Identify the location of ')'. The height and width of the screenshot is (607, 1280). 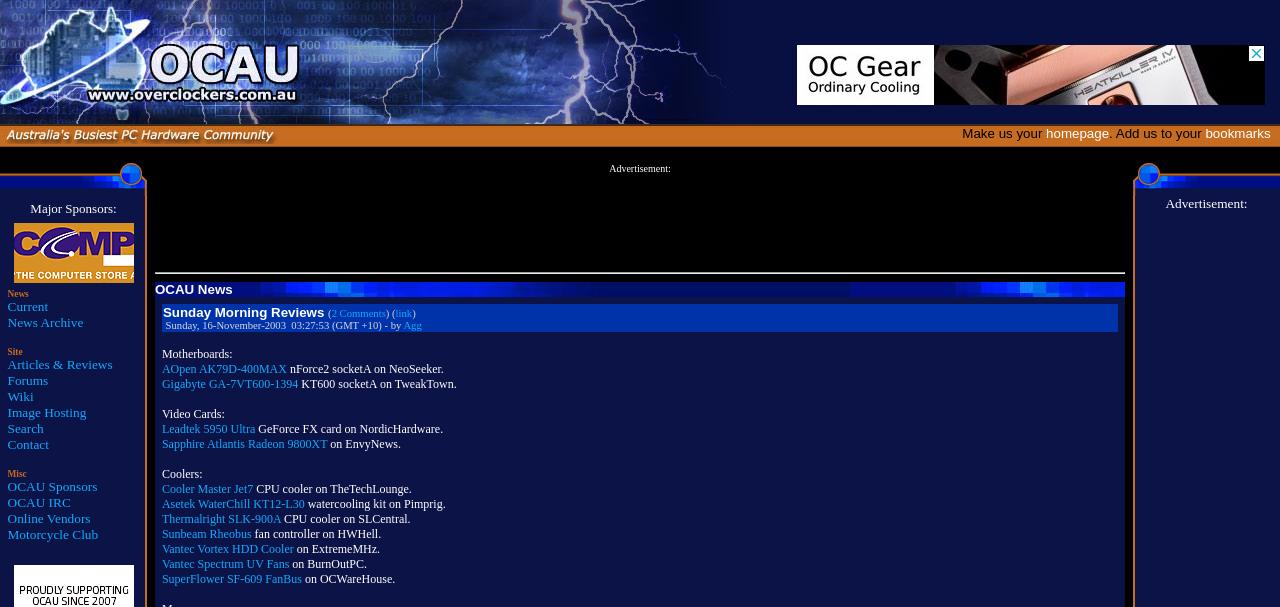
(412, 312).